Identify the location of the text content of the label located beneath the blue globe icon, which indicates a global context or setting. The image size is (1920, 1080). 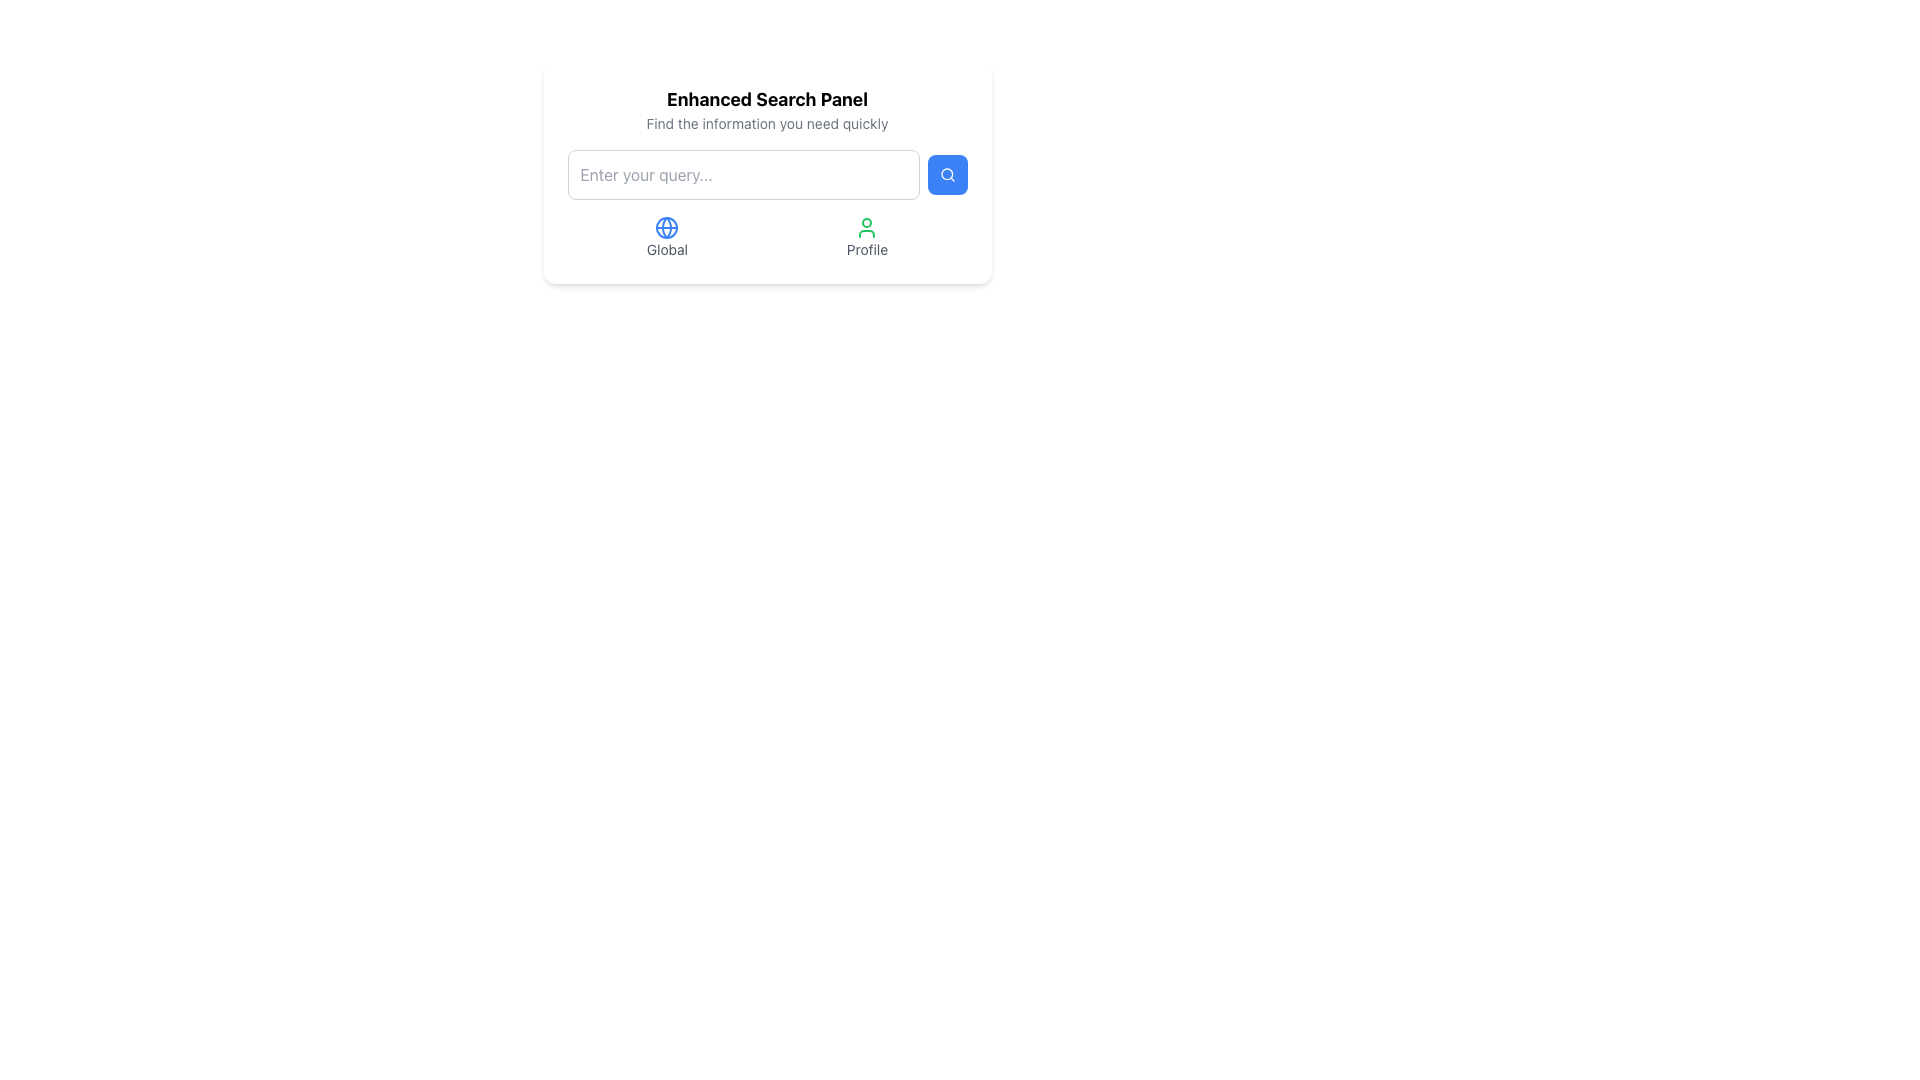
(667, 249).